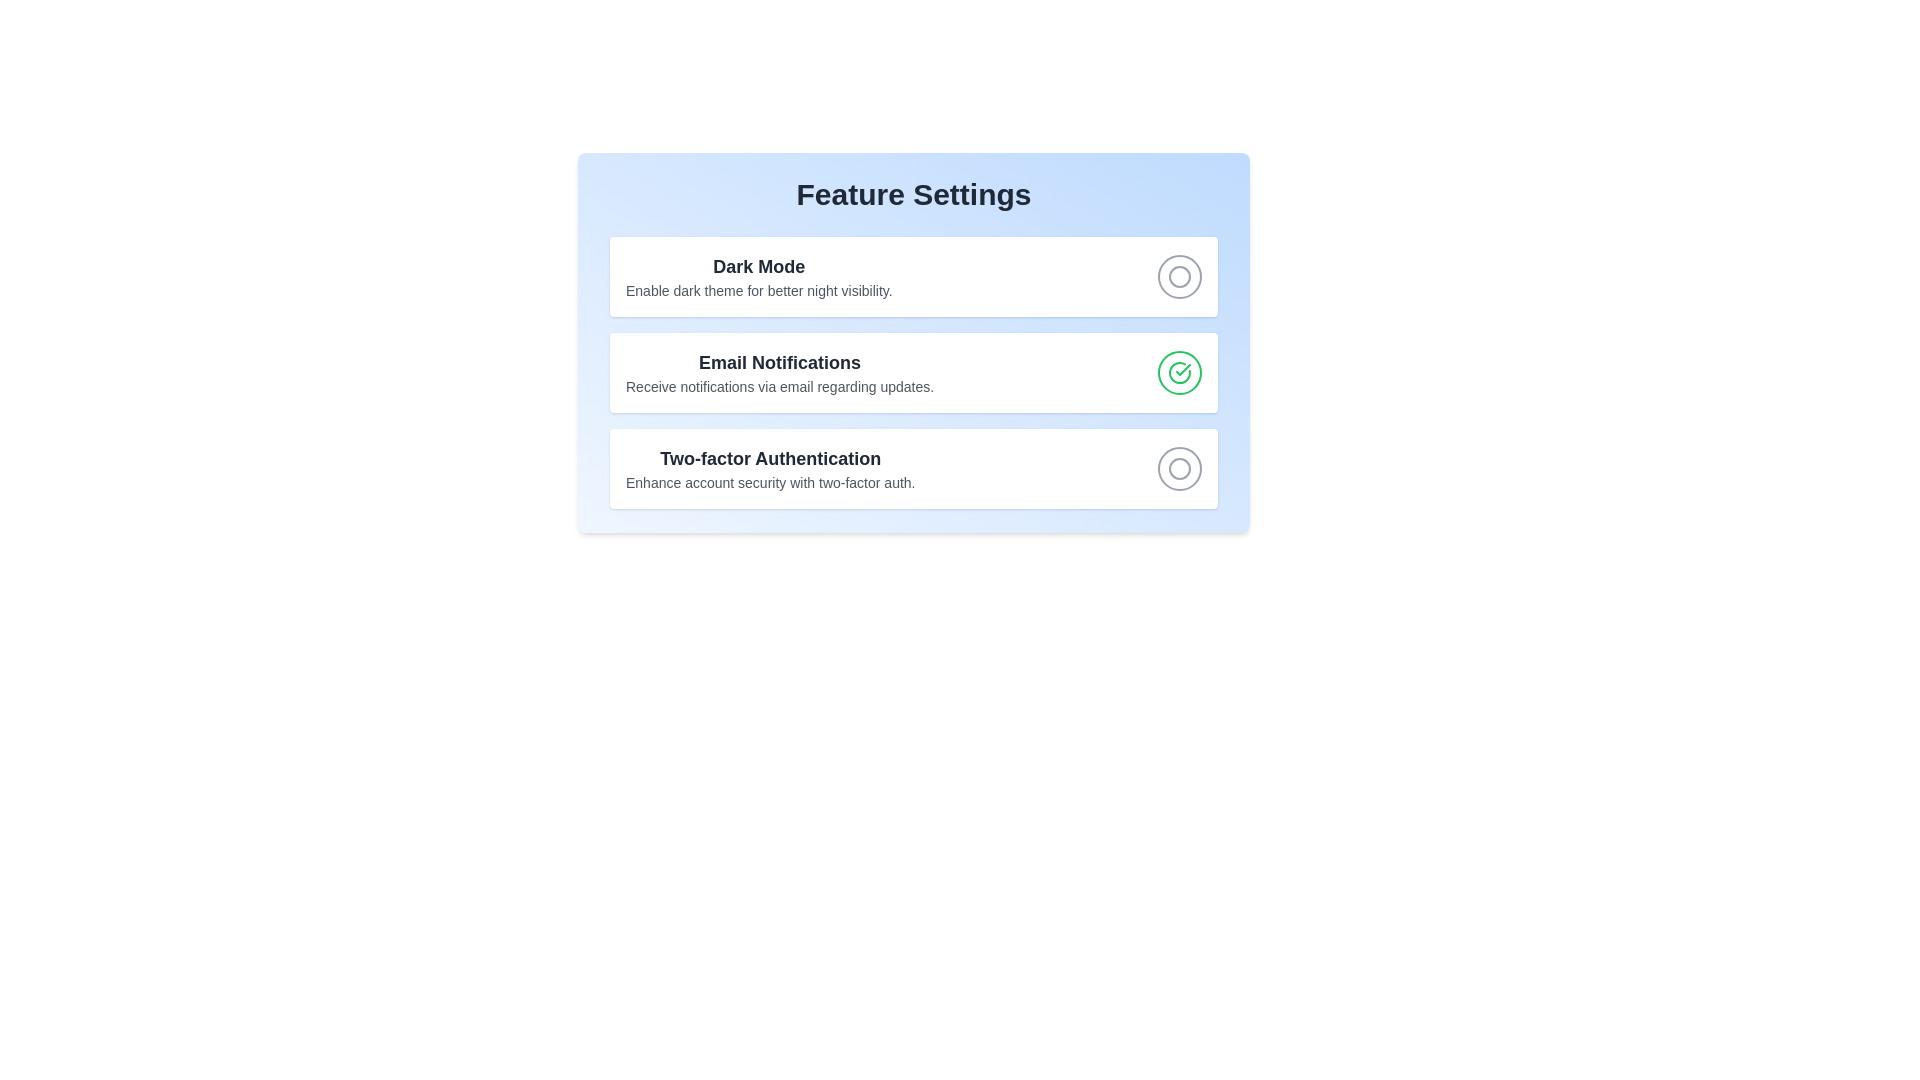  Describe the element at coordinates (769, 469) in the screenshot. I see `the text-based informational element titled 'Two-factor Authentication' which is located in the bottom section of the settings interface, below 'Email Notifications'` at that location.